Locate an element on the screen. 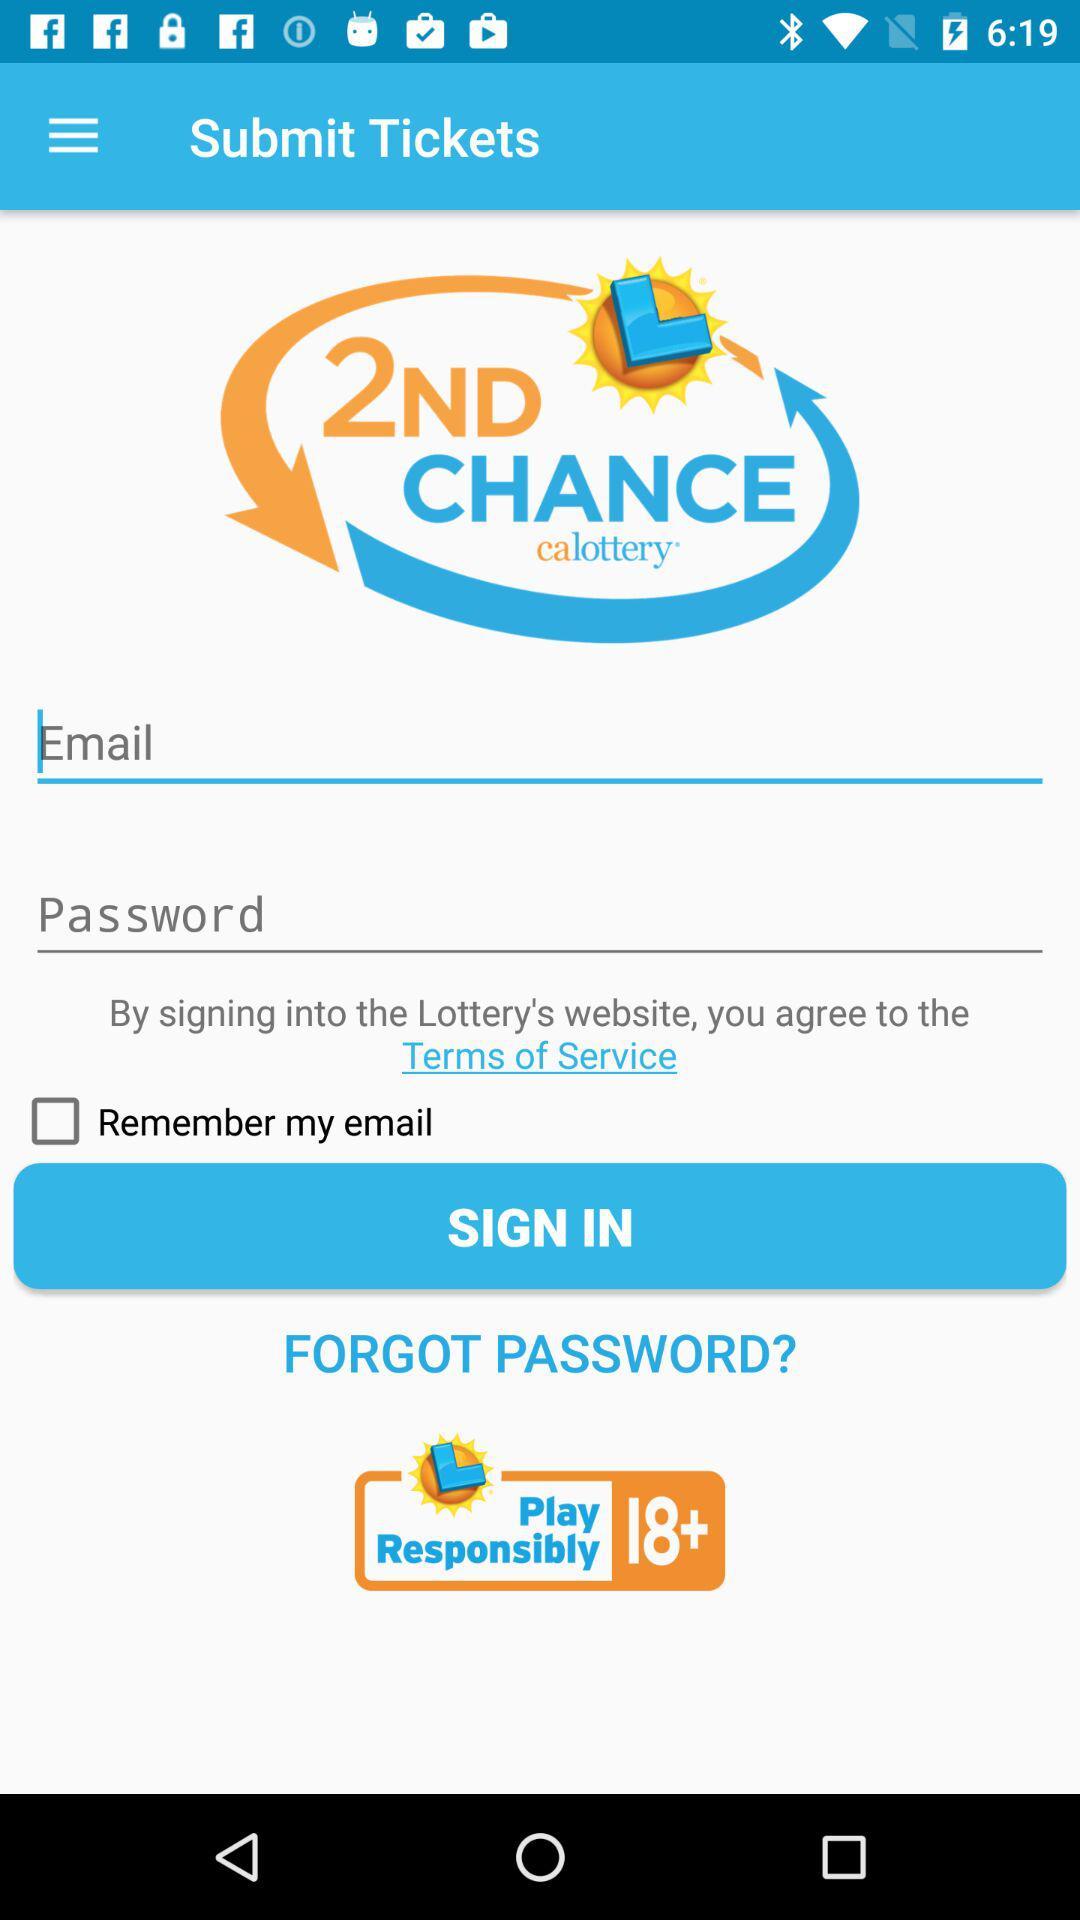  your email address is located at coordinates (540, 728).